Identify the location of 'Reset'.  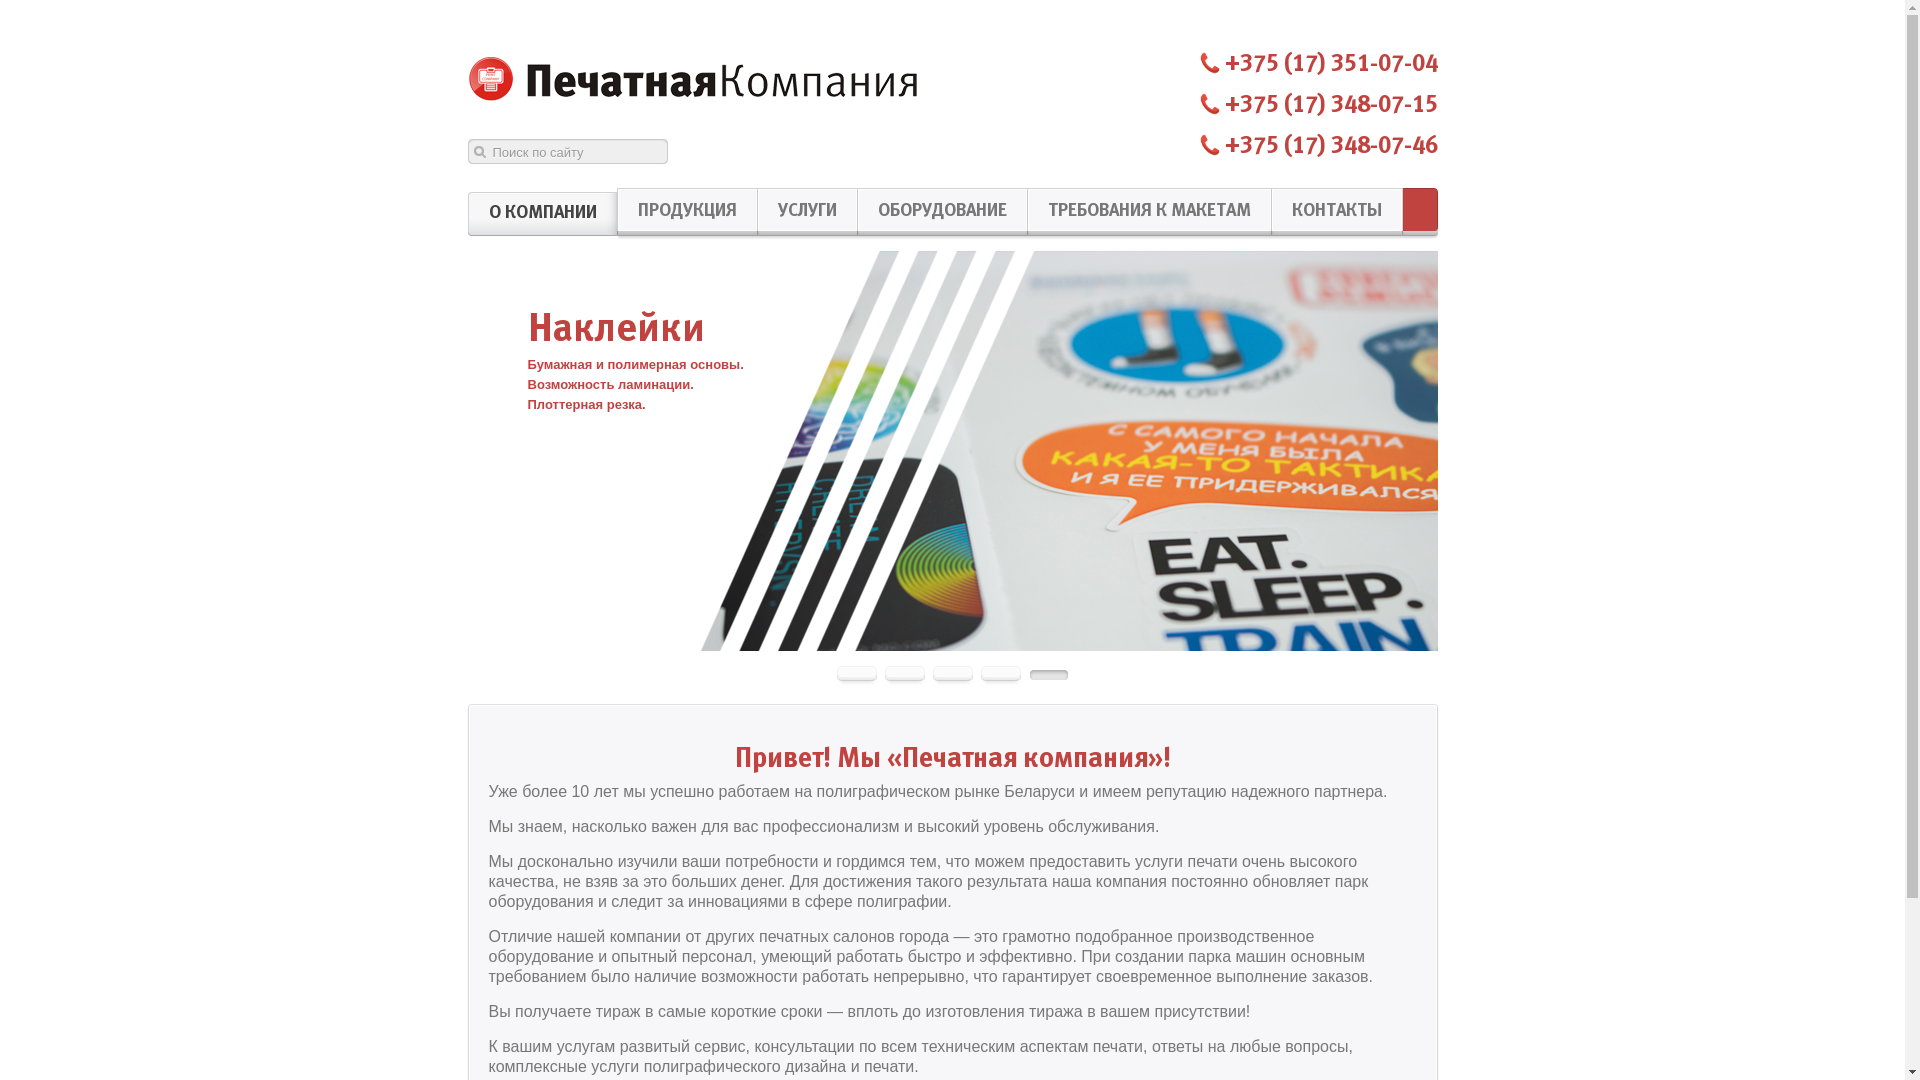
(4, 3).